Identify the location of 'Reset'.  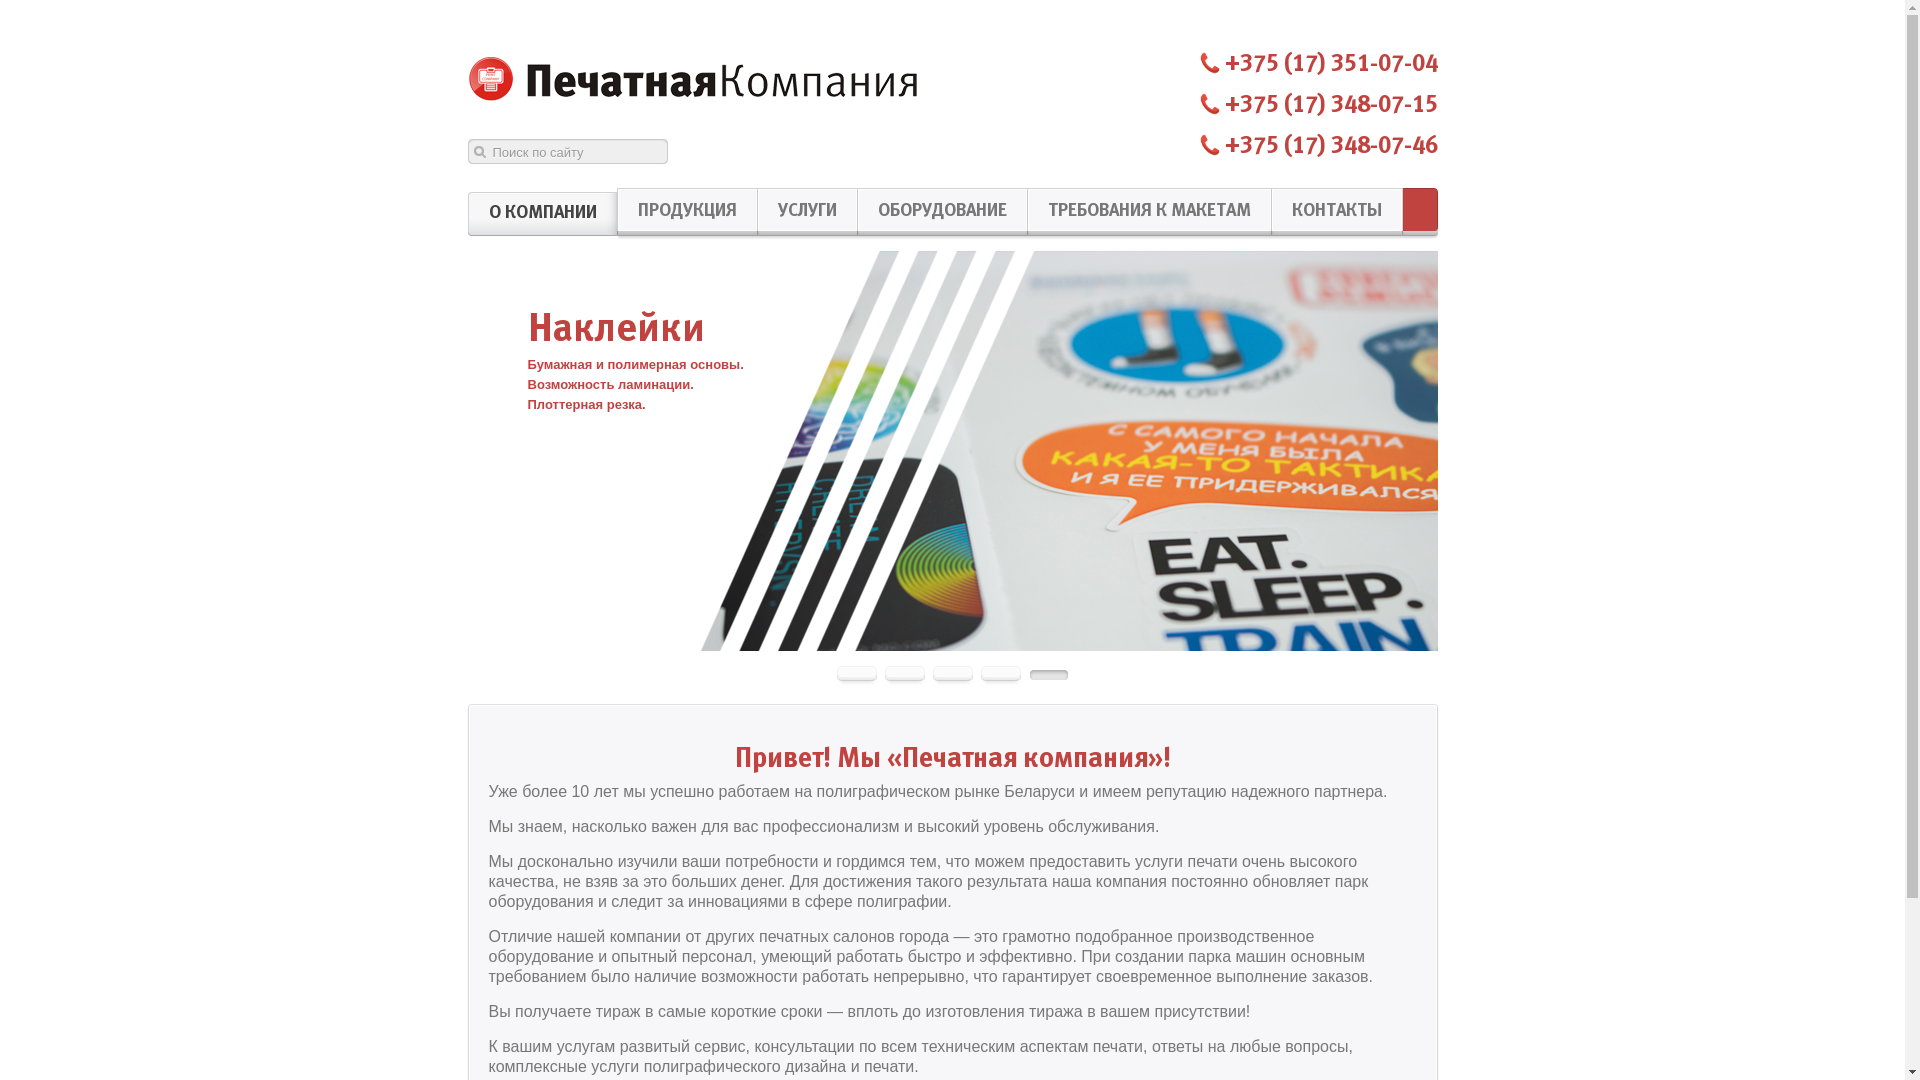
(4, 3).